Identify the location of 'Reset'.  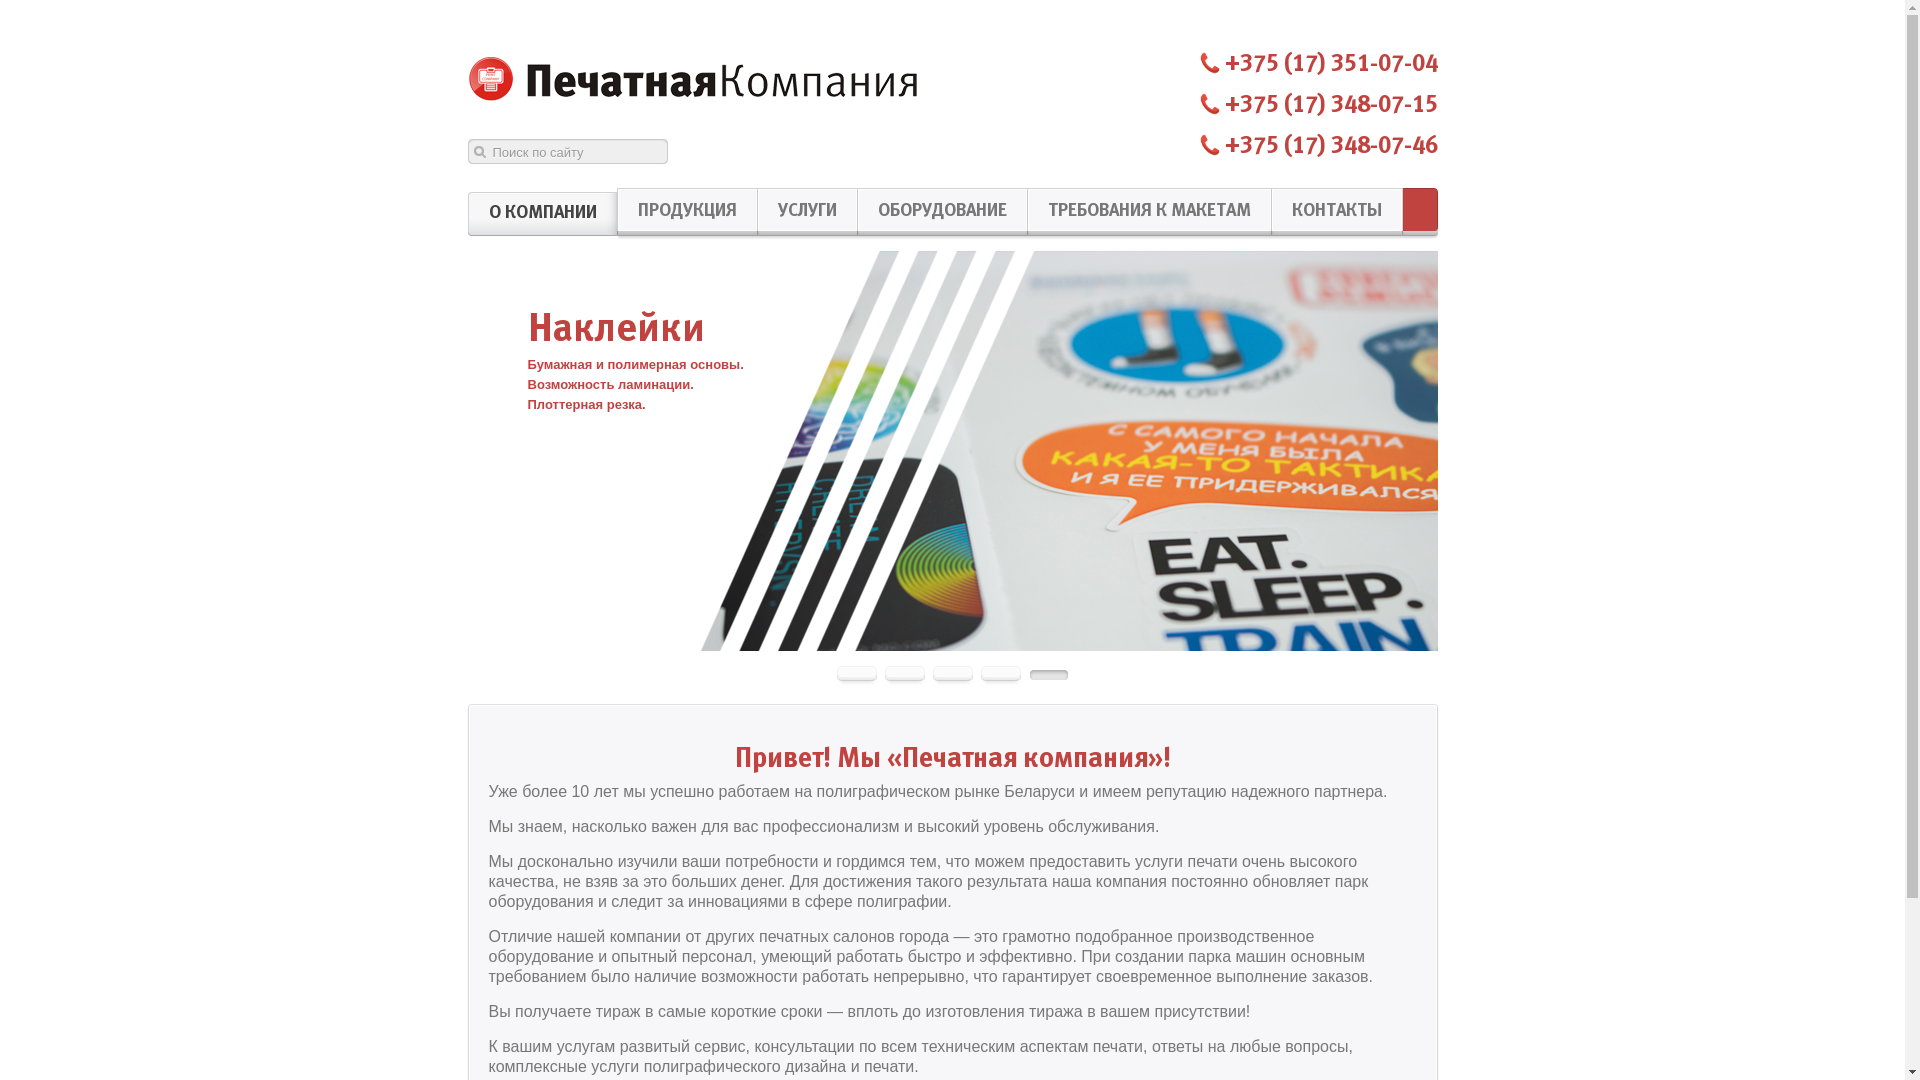
(4, 3).